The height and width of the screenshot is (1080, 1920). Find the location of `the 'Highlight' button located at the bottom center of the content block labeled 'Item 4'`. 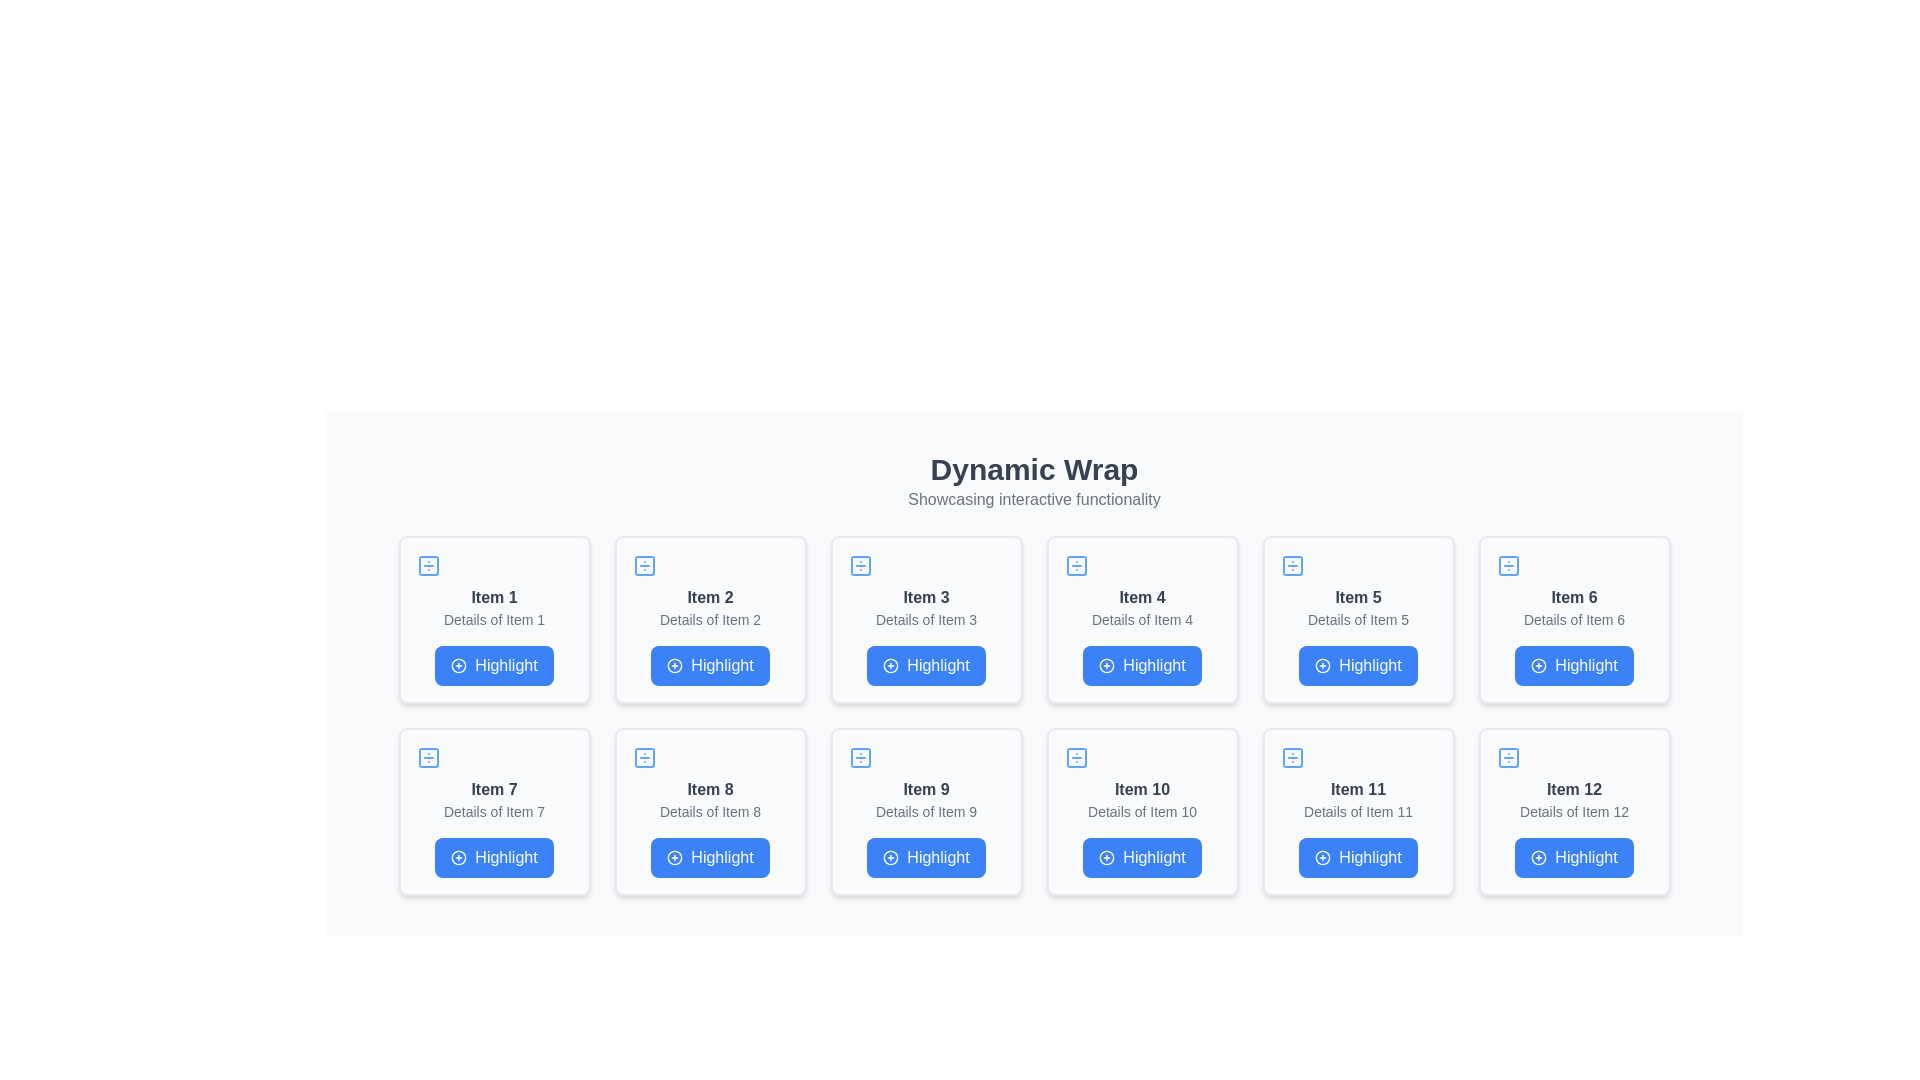

the 'Highlight' button located at the bottom center of the content block labeled 'Item 4' is located at coordinates (1142, 666).